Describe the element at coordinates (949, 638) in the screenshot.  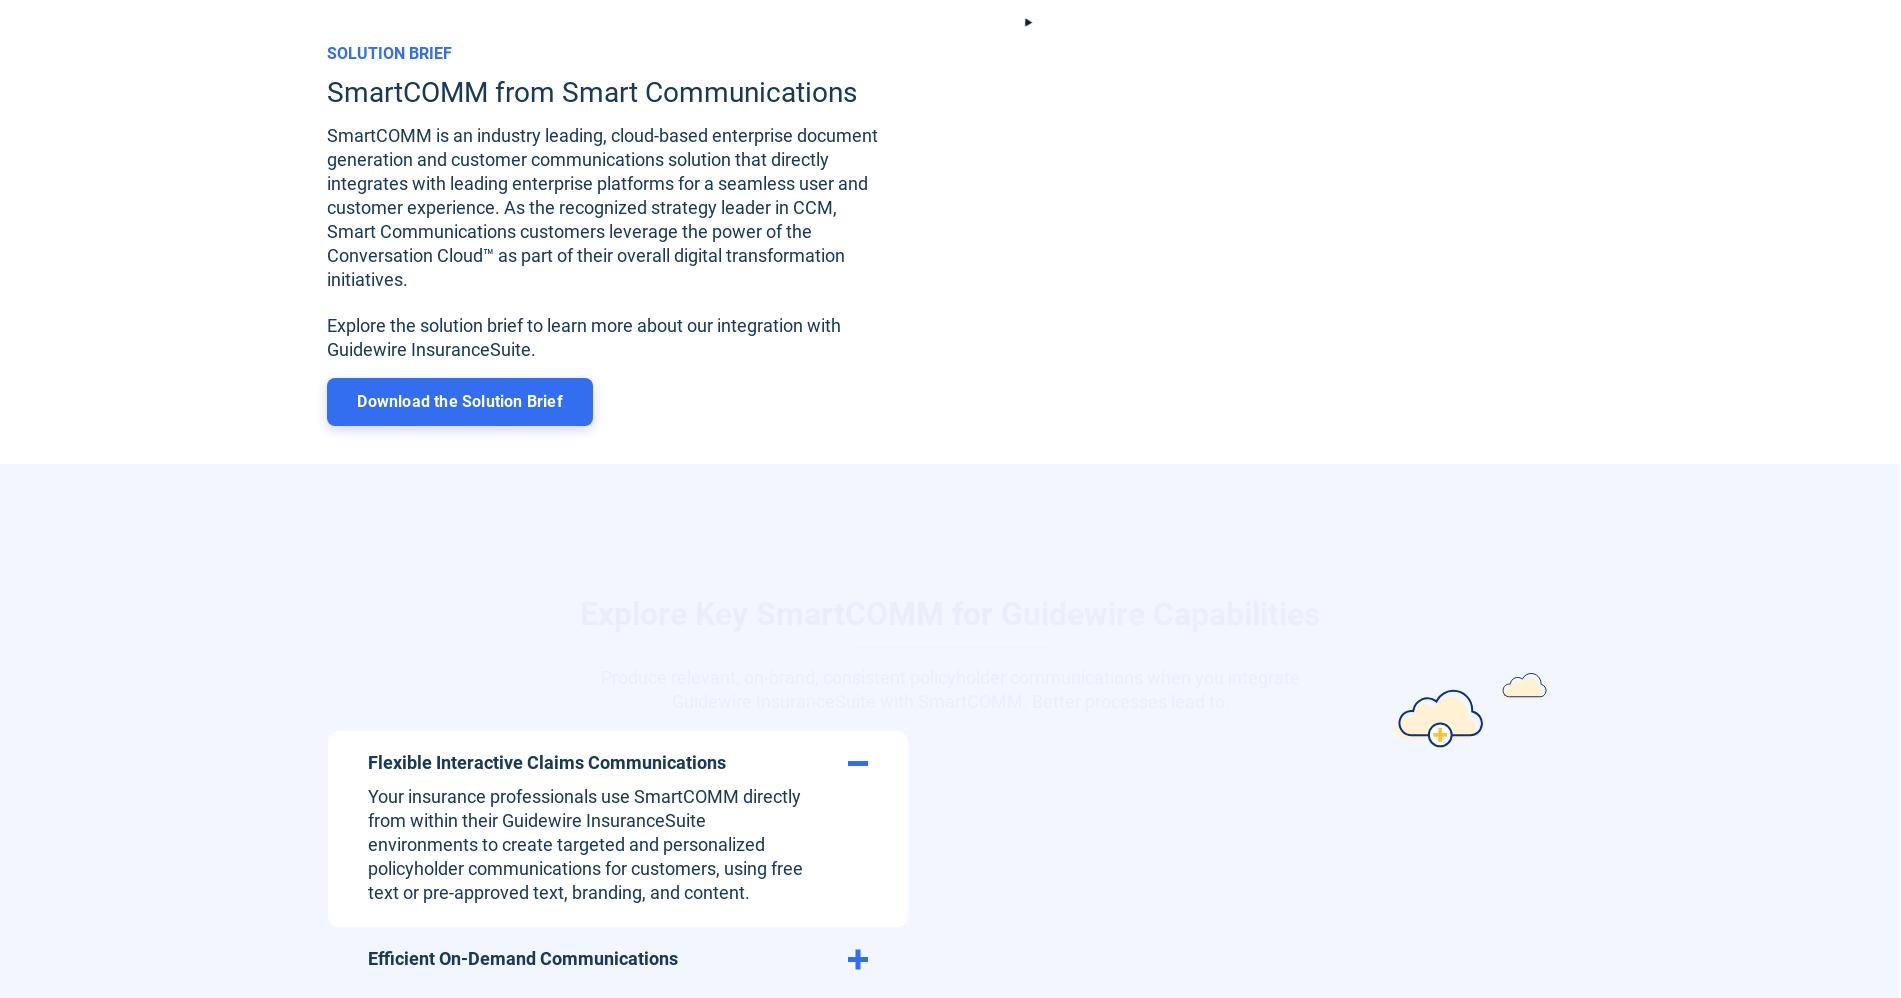
I see `'Produce relevant, on-brand, consistent policyholder communications when you integrate Guidewire InsuranceSuite with SmartCOMM. Better processes lead to:'` at that location.